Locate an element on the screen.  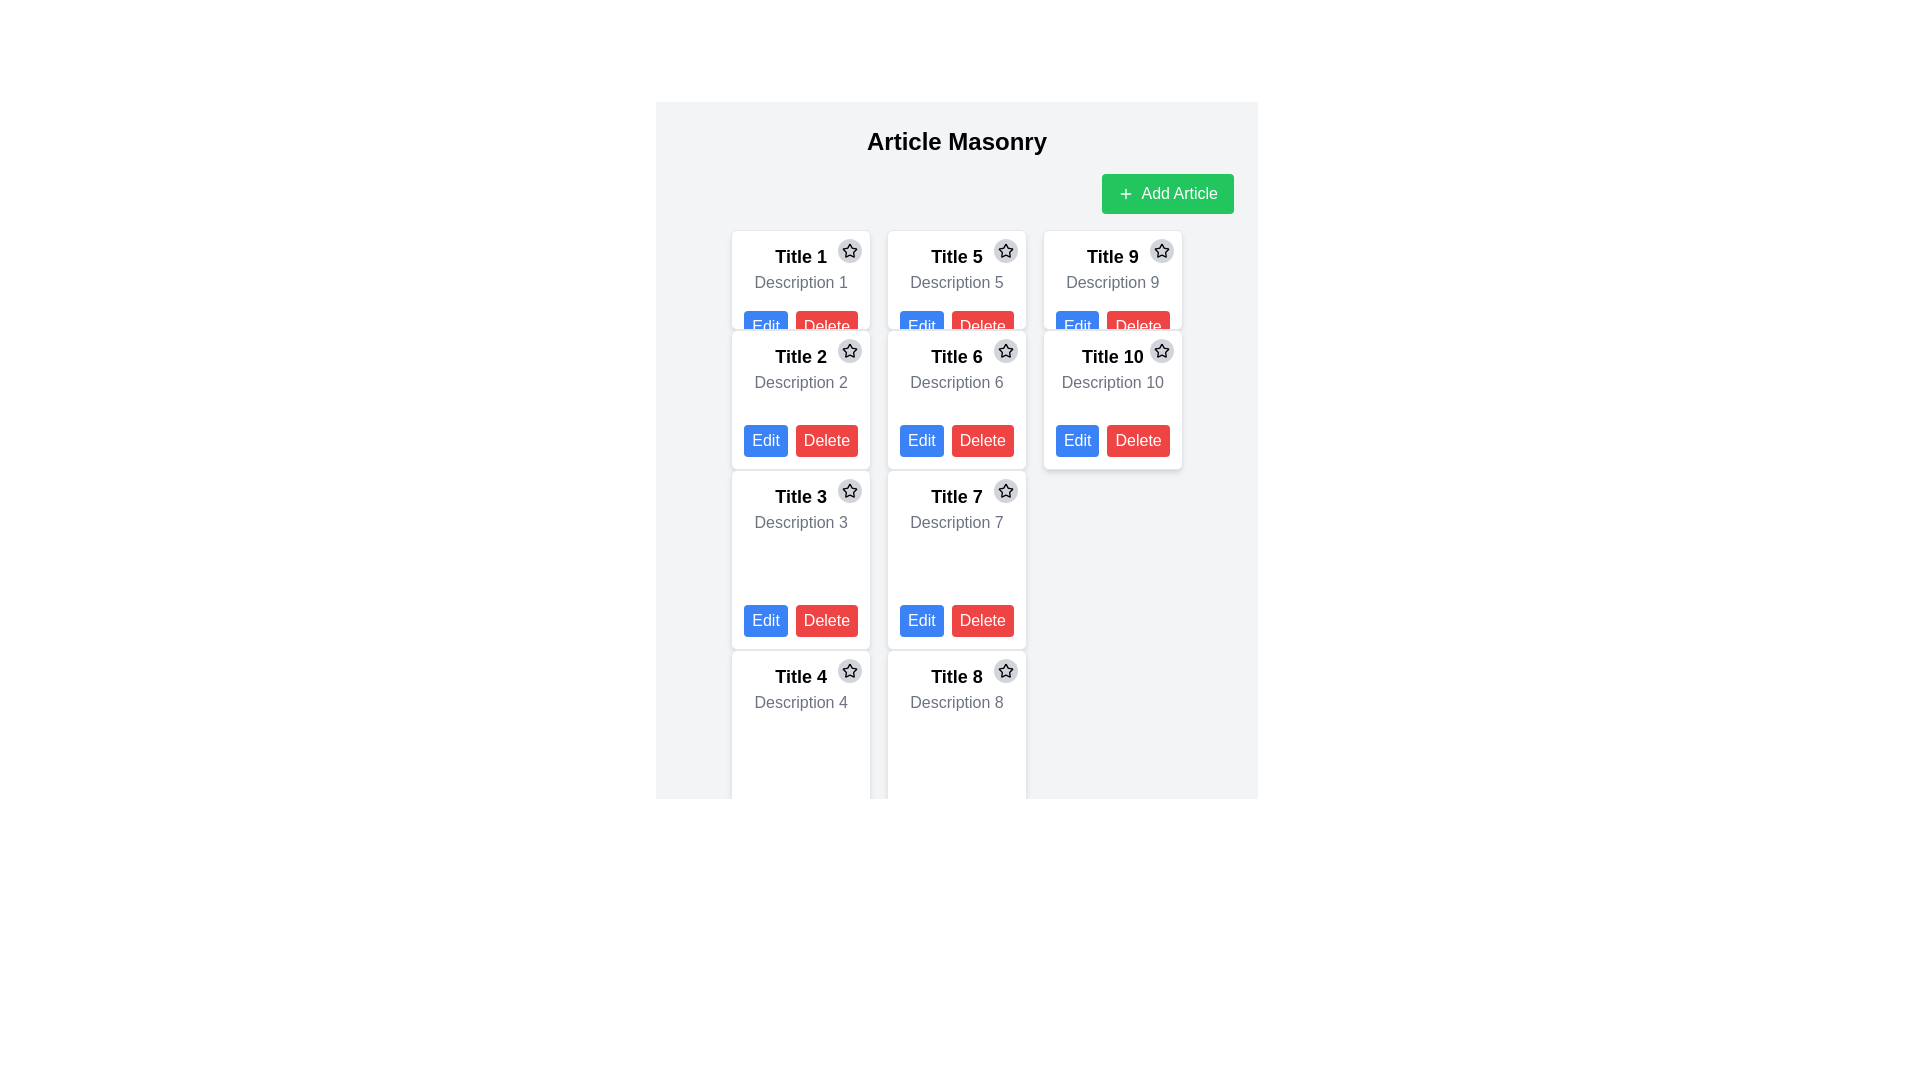
the text label that displays 'Title 8', which is prominently styled with a bold font and larger size, located at the top of its content card is located at coordinates (955, 676).